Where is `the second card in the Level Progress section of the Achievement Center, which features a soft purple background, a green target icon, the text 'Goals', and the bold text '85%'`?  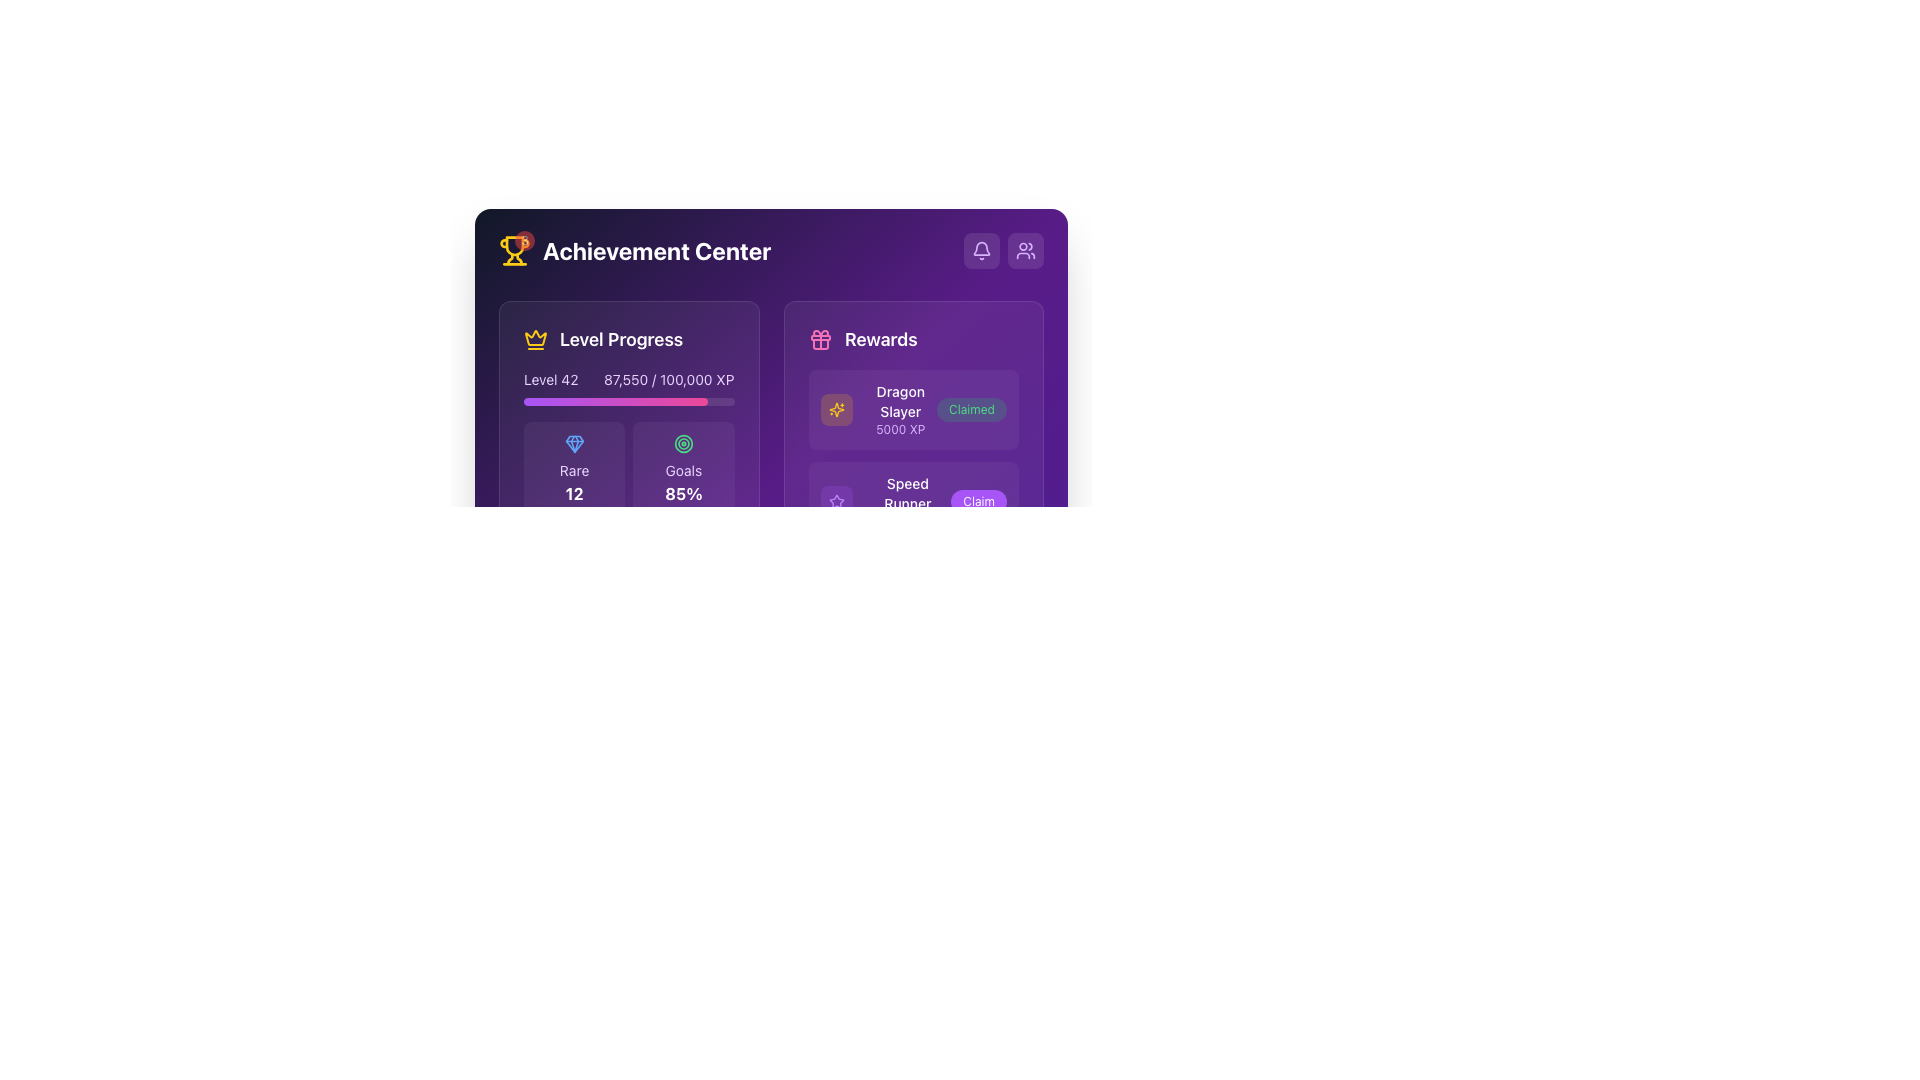
the second card in the Level Progress section of the Achievement Center, which features a soft purple background, a green target icon, the text 'Goals', and the bold text '85%' is located at coordinates (683, 470).